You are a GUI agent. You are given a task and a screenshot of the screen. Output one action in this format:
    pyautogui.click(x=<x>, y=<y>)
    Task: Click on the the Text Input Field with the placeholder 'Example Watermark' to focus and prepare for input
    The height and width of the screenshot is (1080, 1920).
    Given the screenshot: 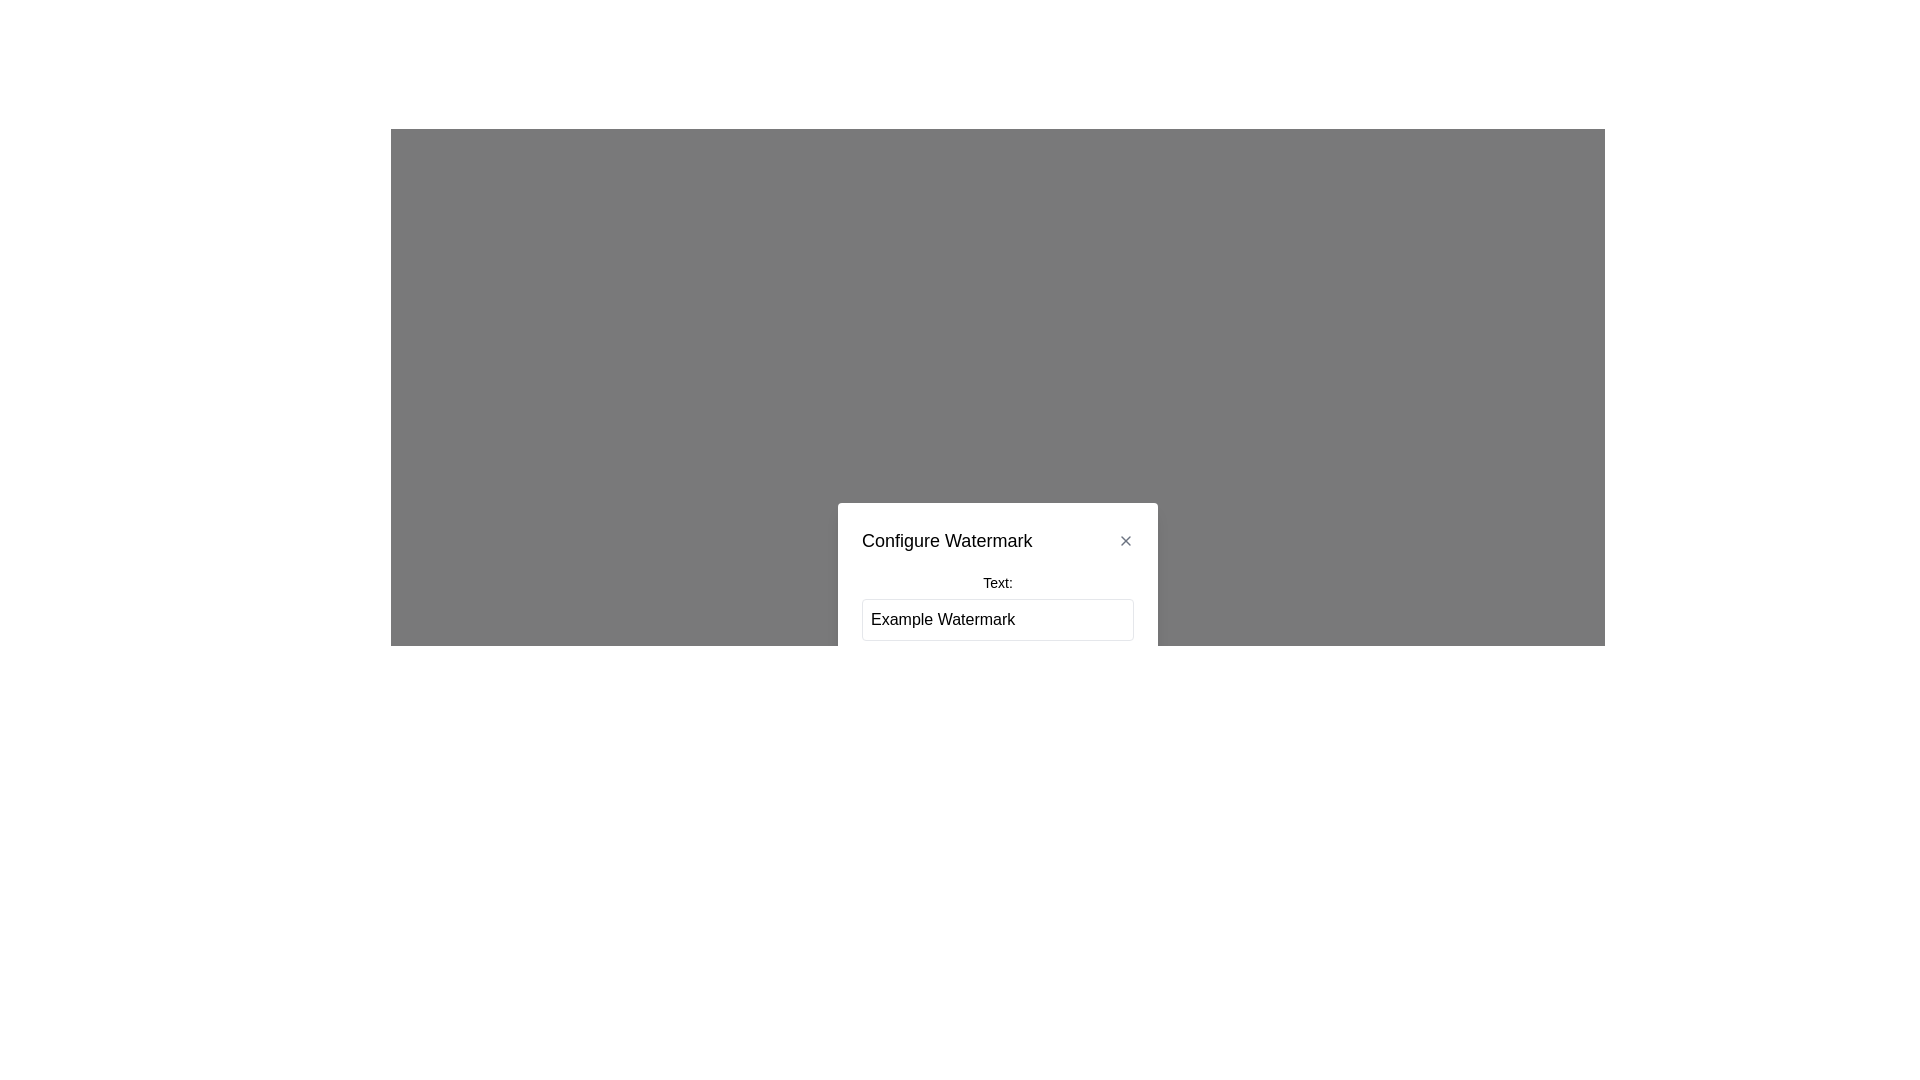 What is the action you would take?
    pyautogui.click(x=998, y=617)
    